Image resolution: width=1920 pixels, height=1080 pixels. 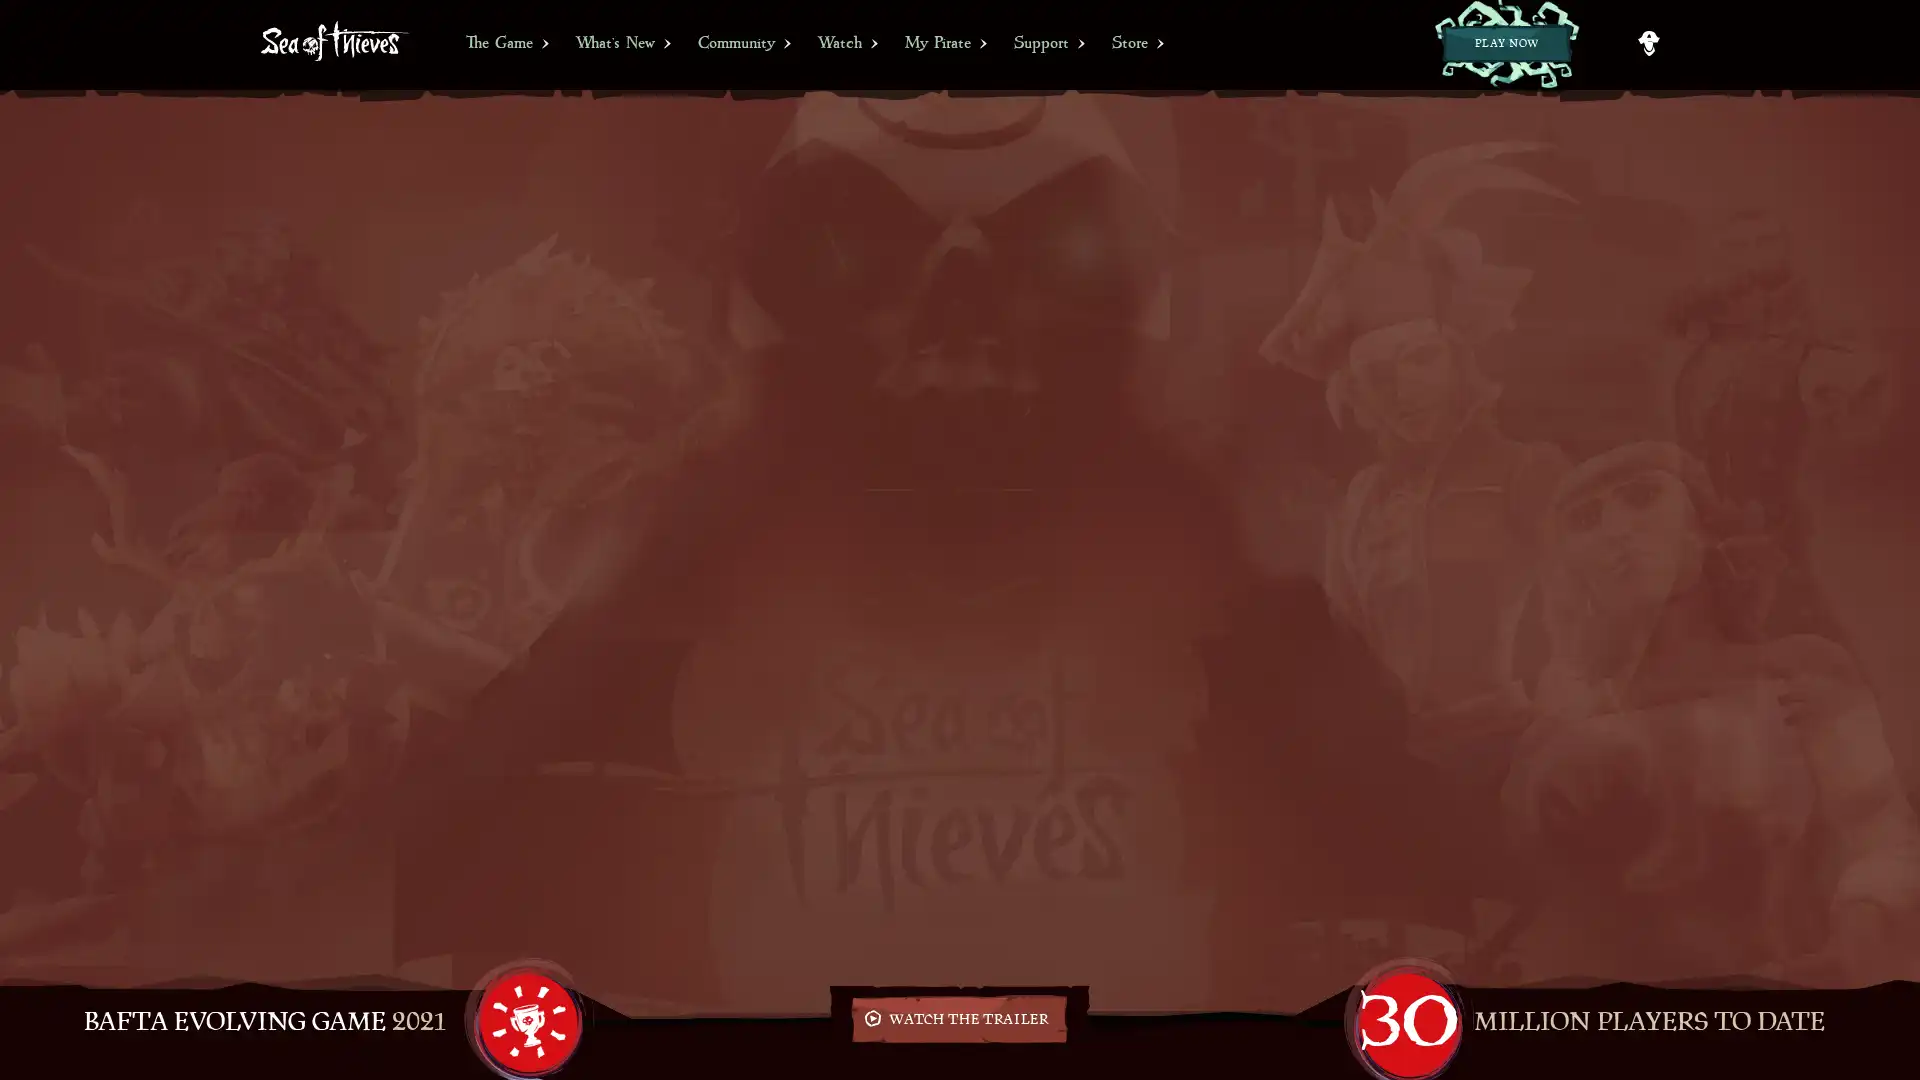 What do you see at coordinates (14, 8) in the screenshot?
I see `Skip To Content` at bounding box center [14, 8].